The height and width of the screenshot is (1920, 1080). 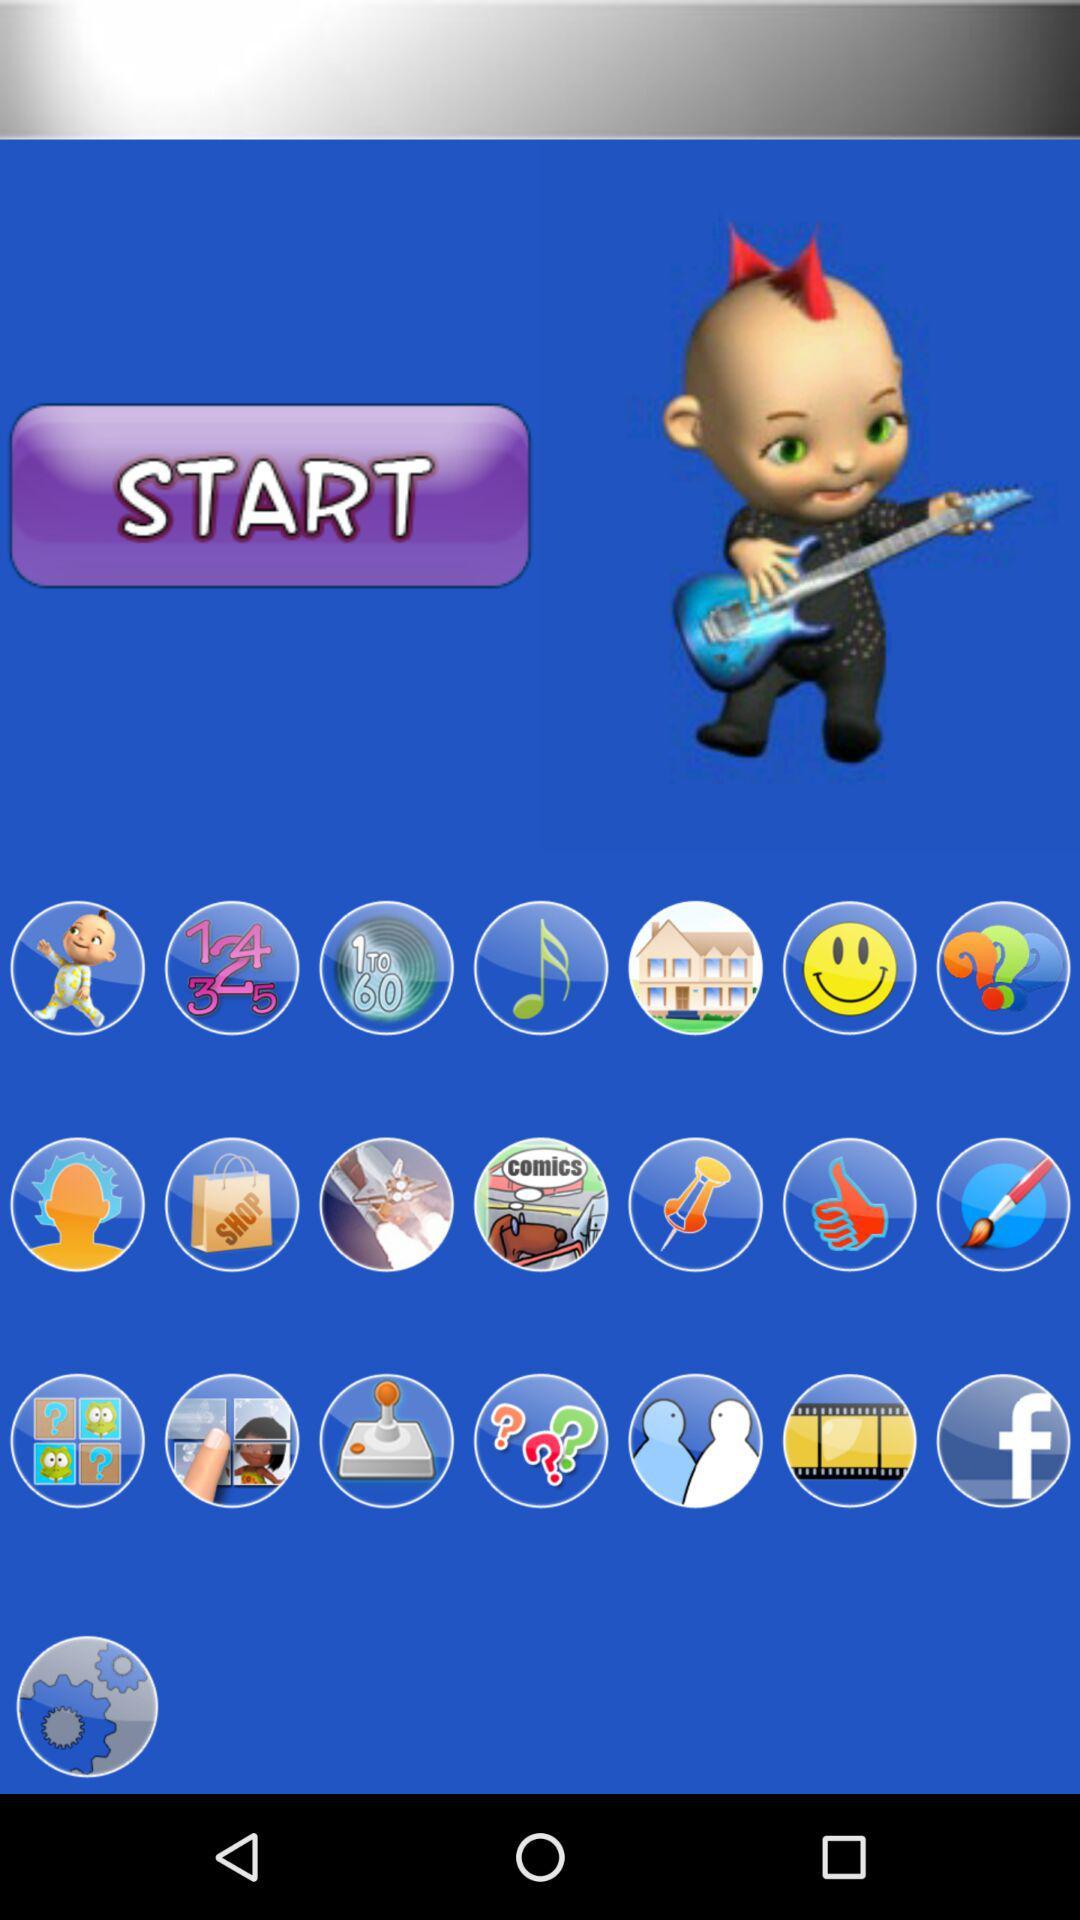 What do you see at coordinates (86, 1706) in the screenshot?
I see `settings` at bounding box center [86, 1706].